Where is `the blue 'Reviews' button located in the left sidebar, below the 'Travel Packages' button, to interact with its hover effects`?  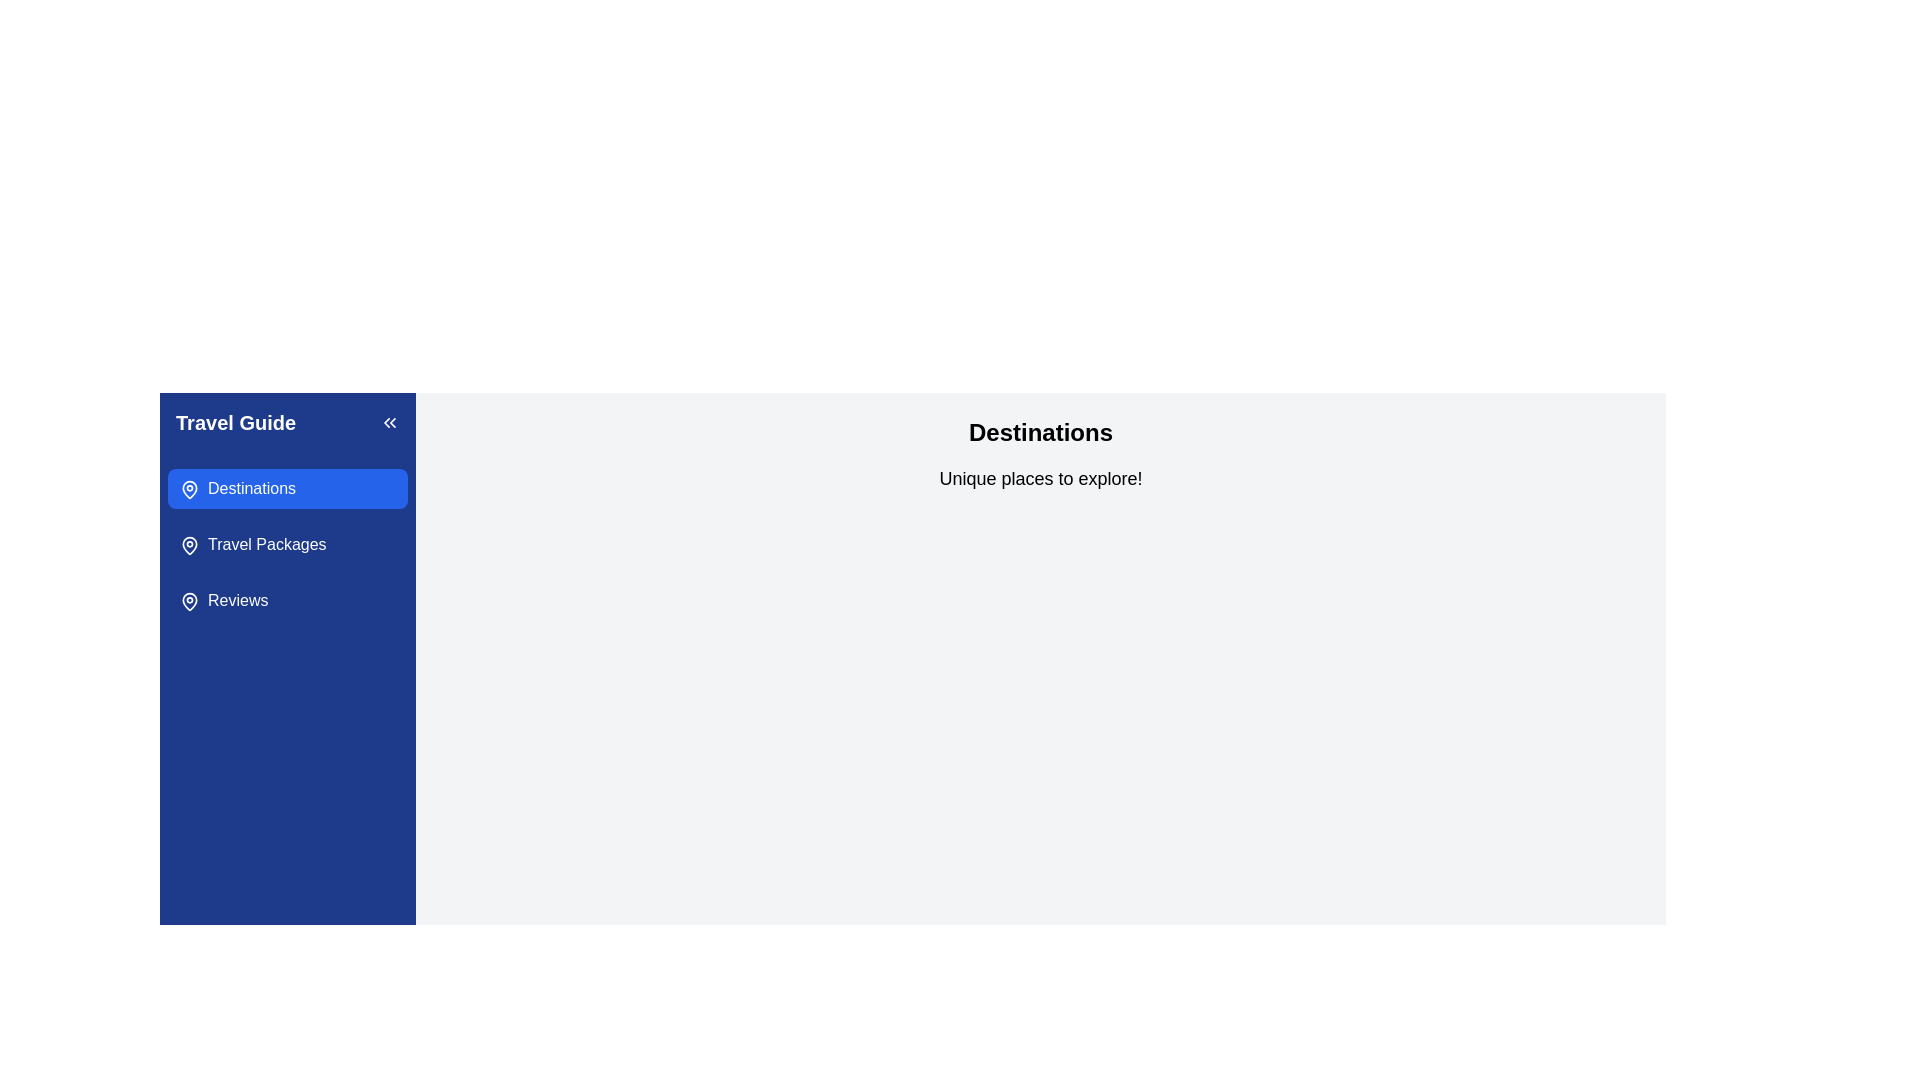 the blue 'Reviews' button located in the left sidebar, below the 'Travel Packages' button, to interact with its hover effects is located at coordinates (287, 600).